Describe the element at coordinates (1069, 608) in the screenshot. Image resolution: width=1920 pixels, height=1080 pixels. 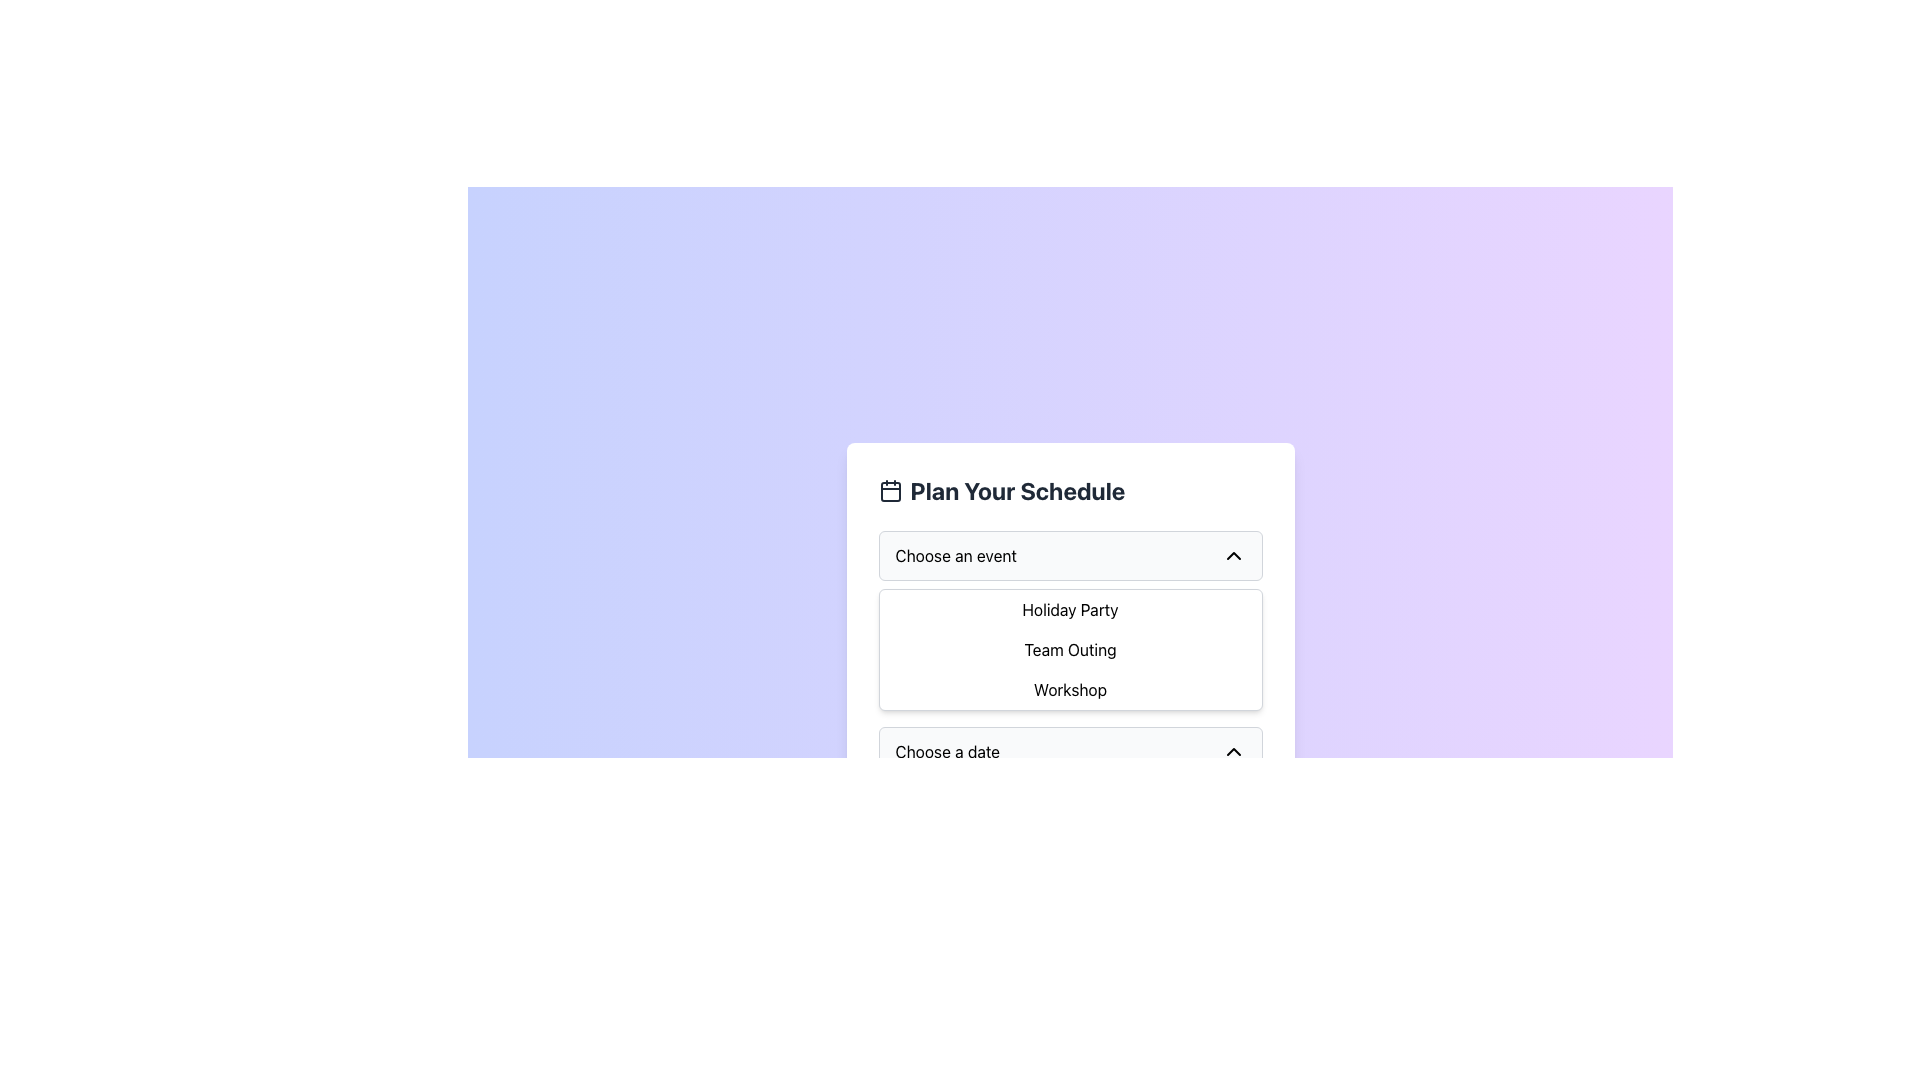
I see `the selectable list item displaying 'Holiday Party'` at that location.